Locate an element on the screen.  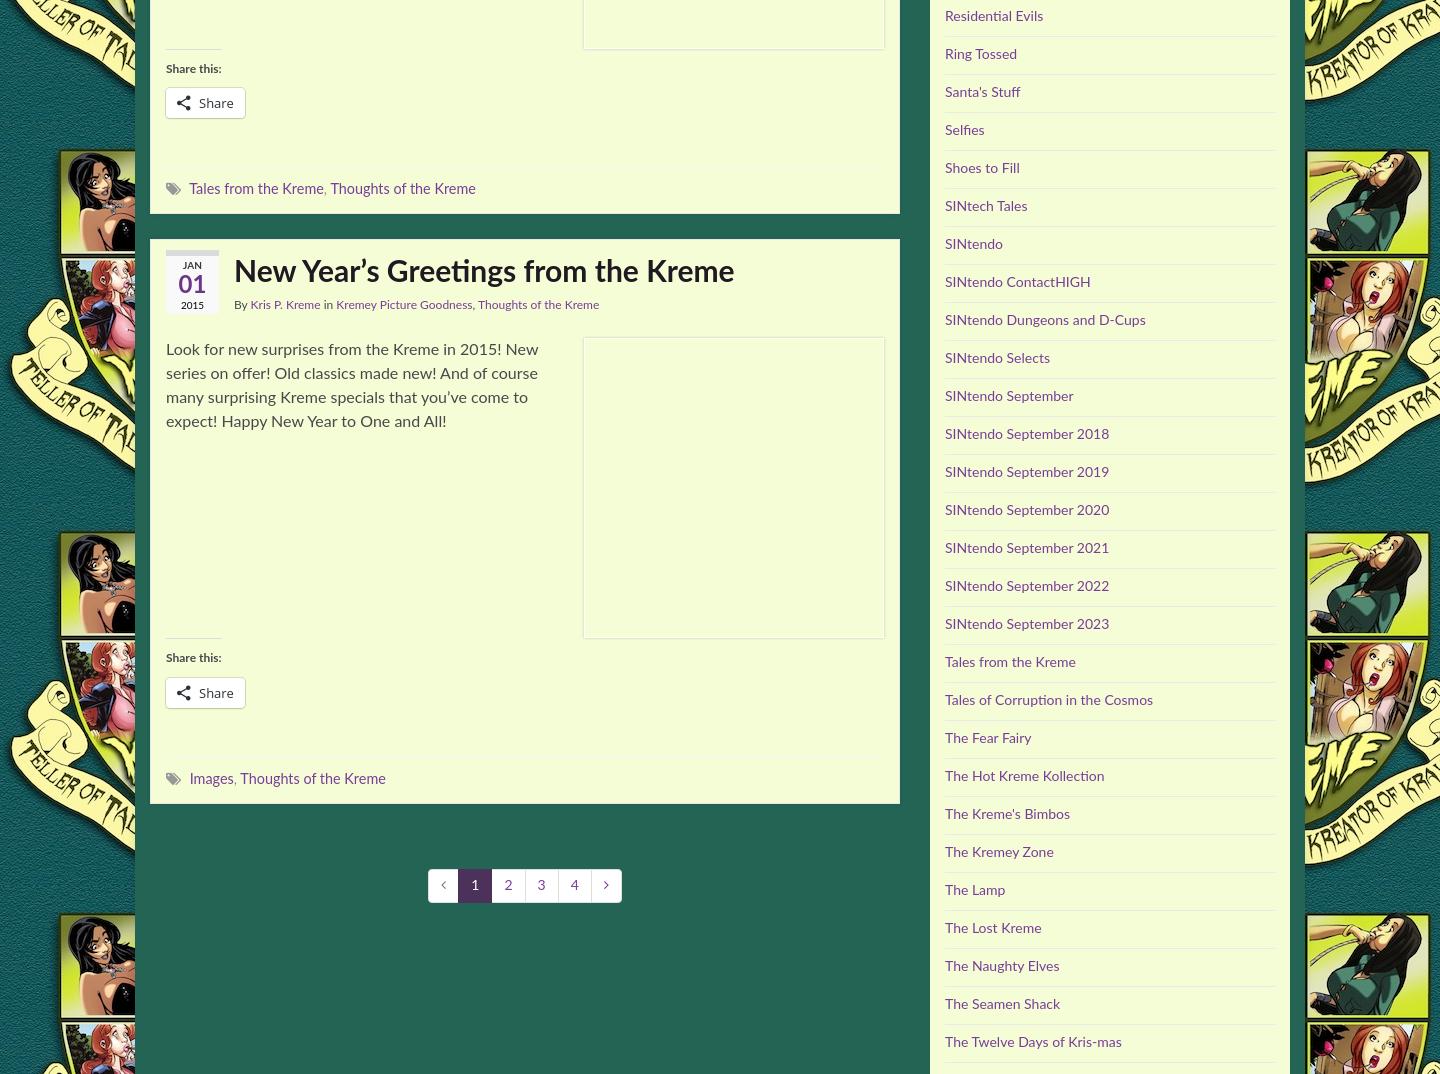
'The Lost Kreme' is located at coordinates (992, 929).